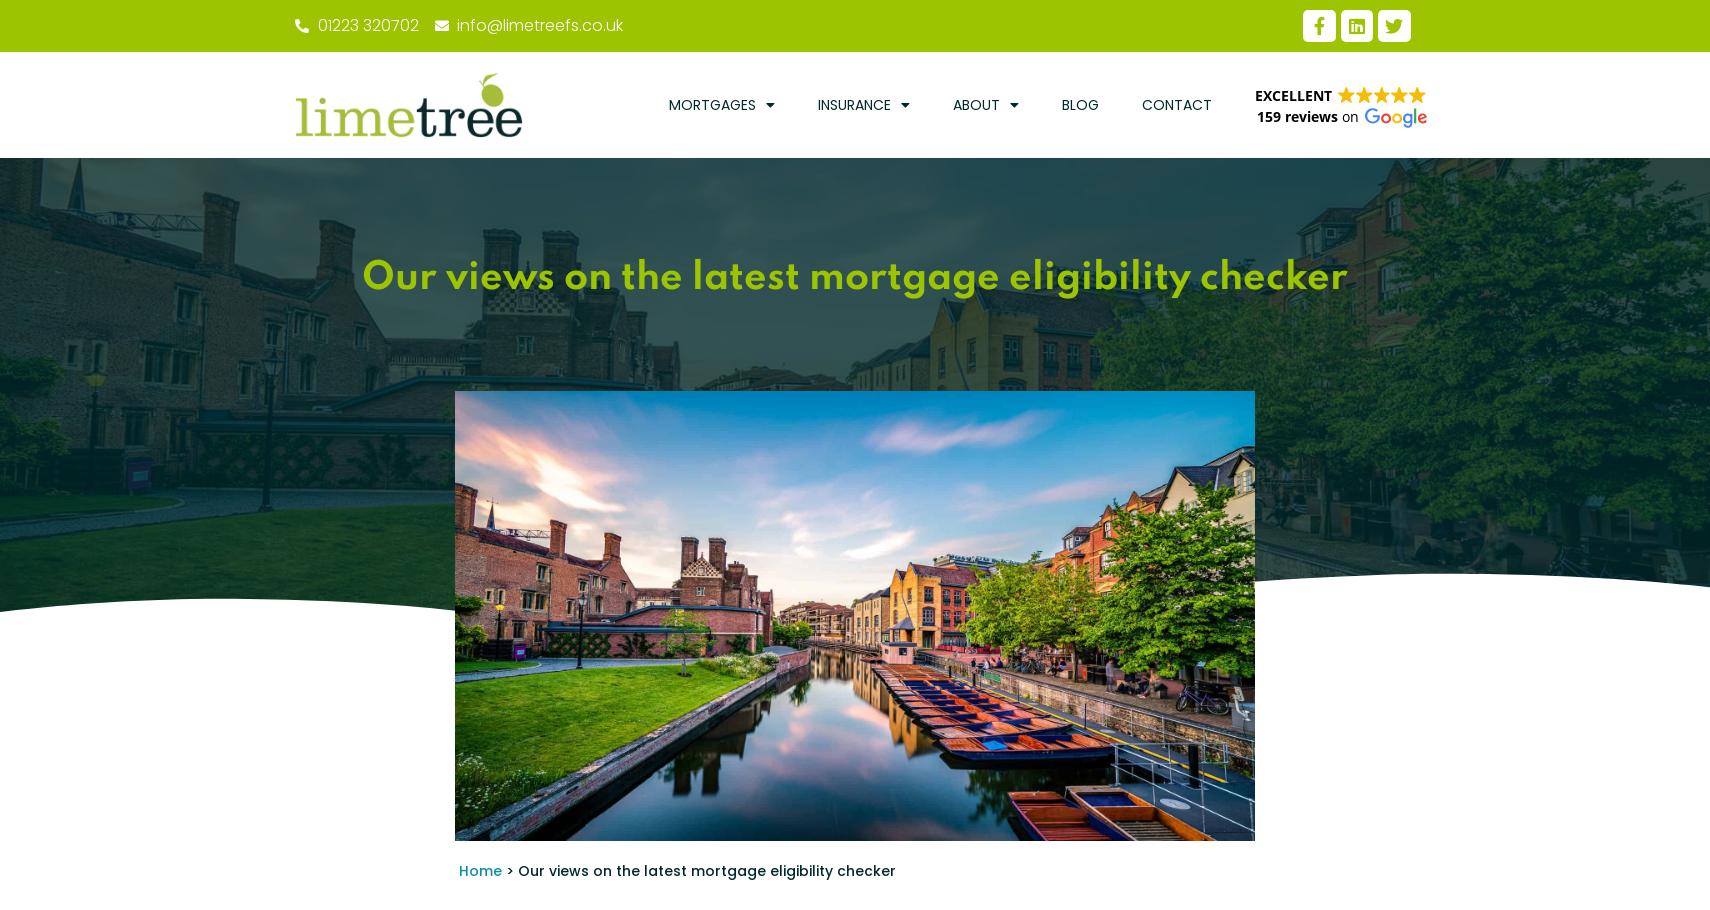  What do you see at coordinates (796, 844) in the screenshot?
I see `'October 21, 2023'` at bounding box center [796, 844].